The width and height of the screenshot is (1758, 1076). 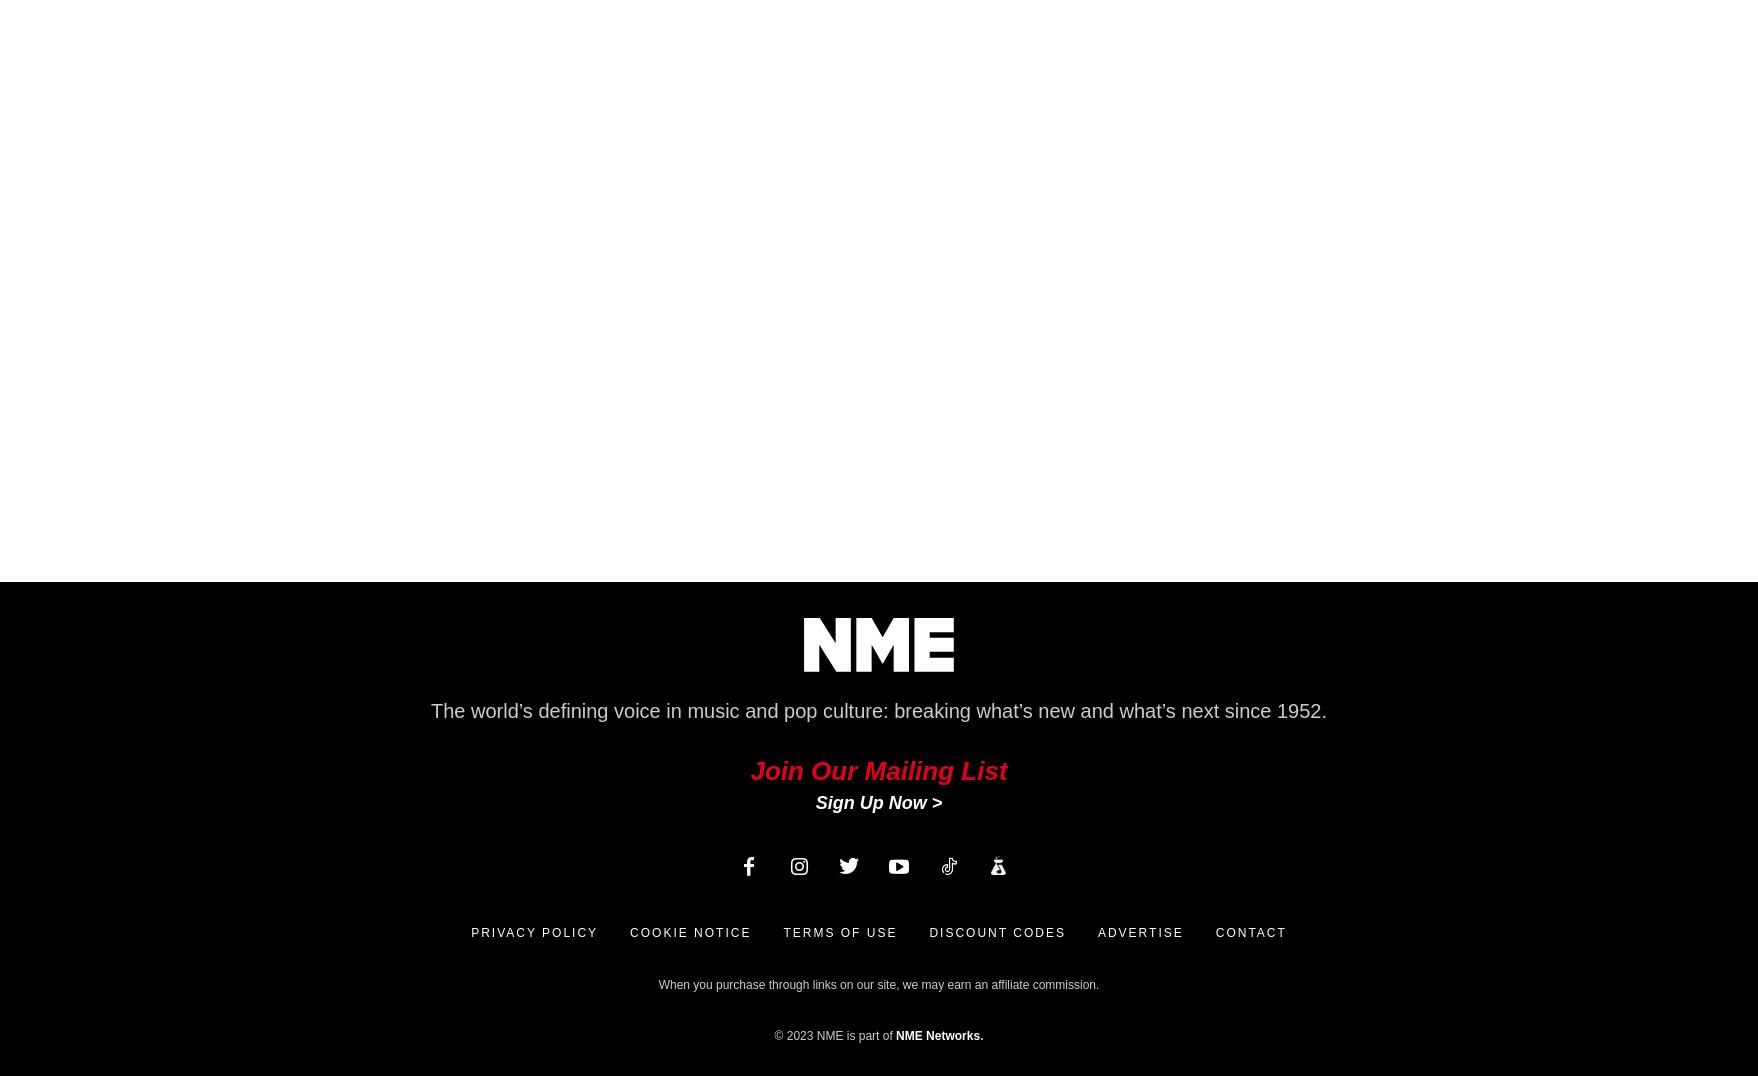 What do you see at coordinates (938, 1035) in the screenshot?
I see `'NME Networks'` at bounding box center [938, 1035].